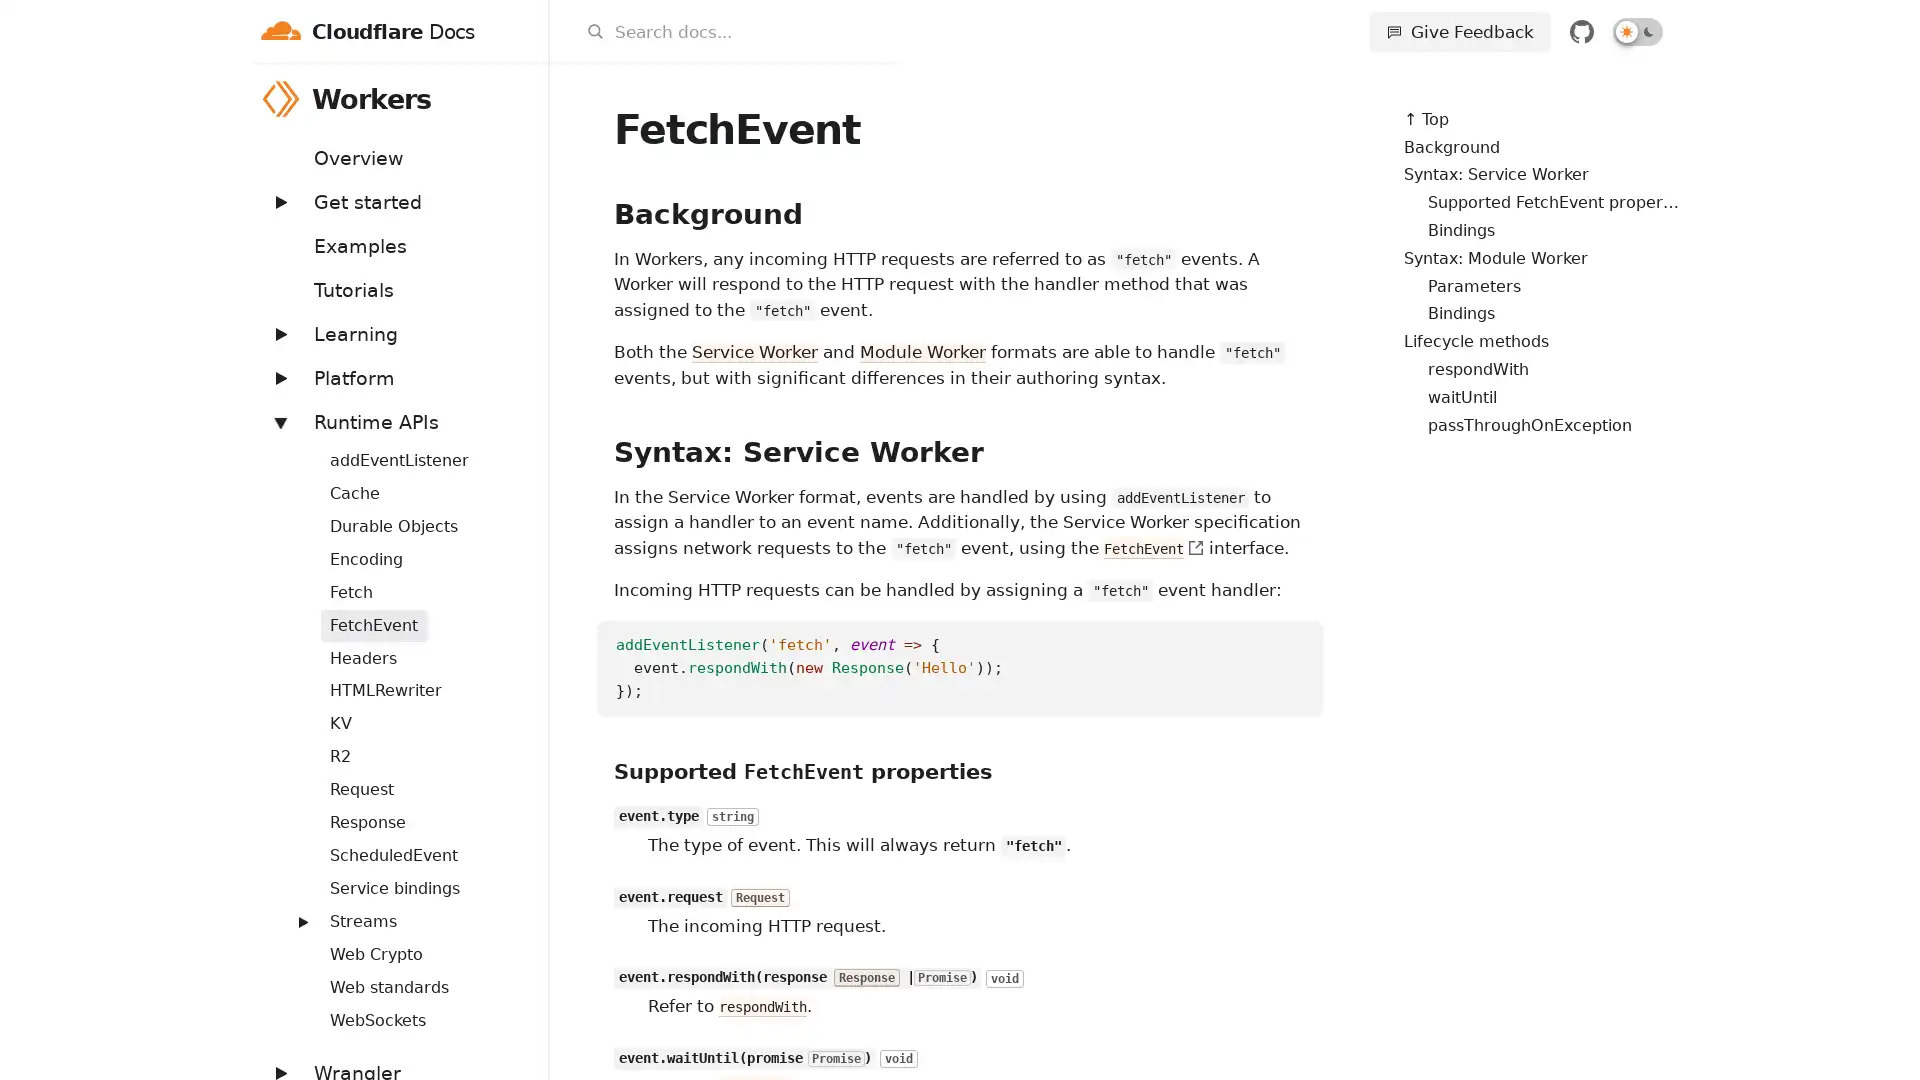  Describe the element at coordinates (278, 377) in the screenshot. I see `Expand: Platform` at that location.